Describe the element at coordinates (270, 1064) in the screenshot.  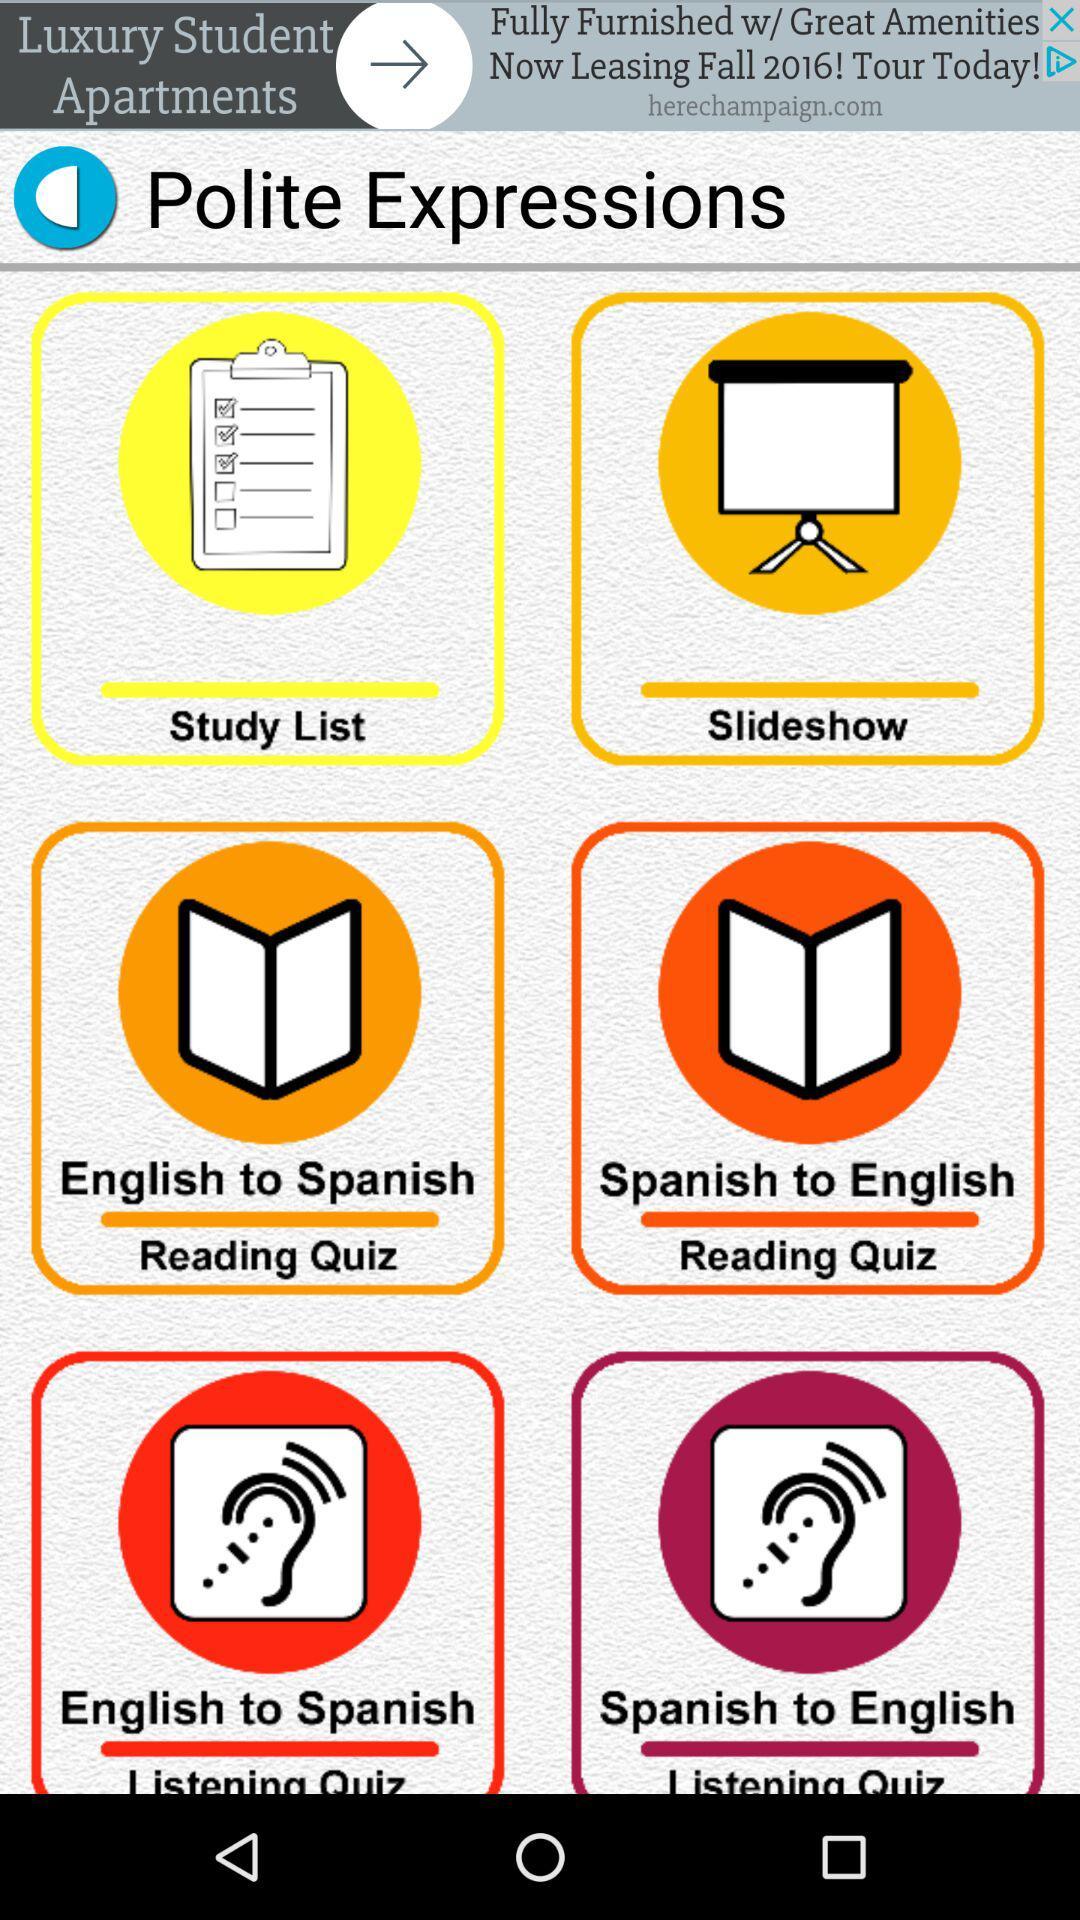
I see `one part` at that location.